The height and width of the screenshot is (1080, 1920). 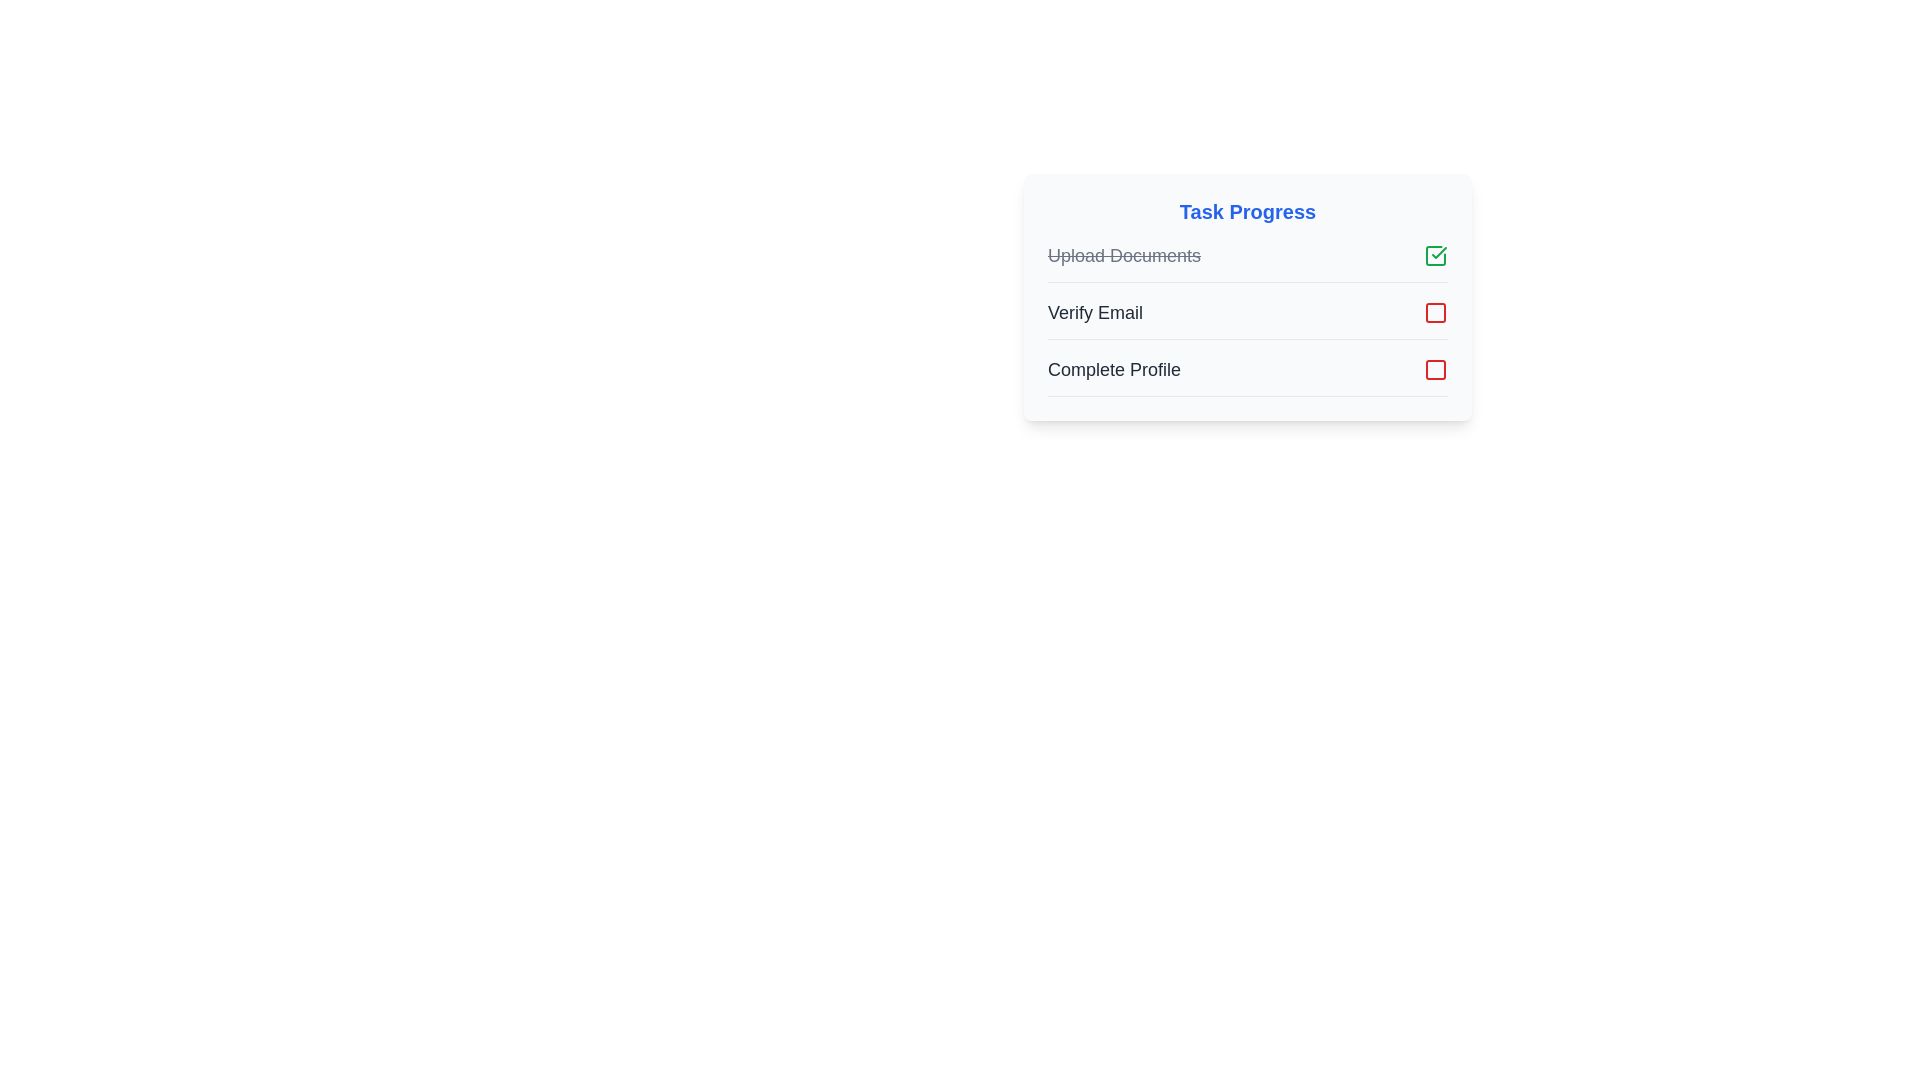 What do you see at coordinates (1247, 261) in the screenshot?
I see `the completed task item labeled 'Upload Documents'` at bounding box center [1247, 261].